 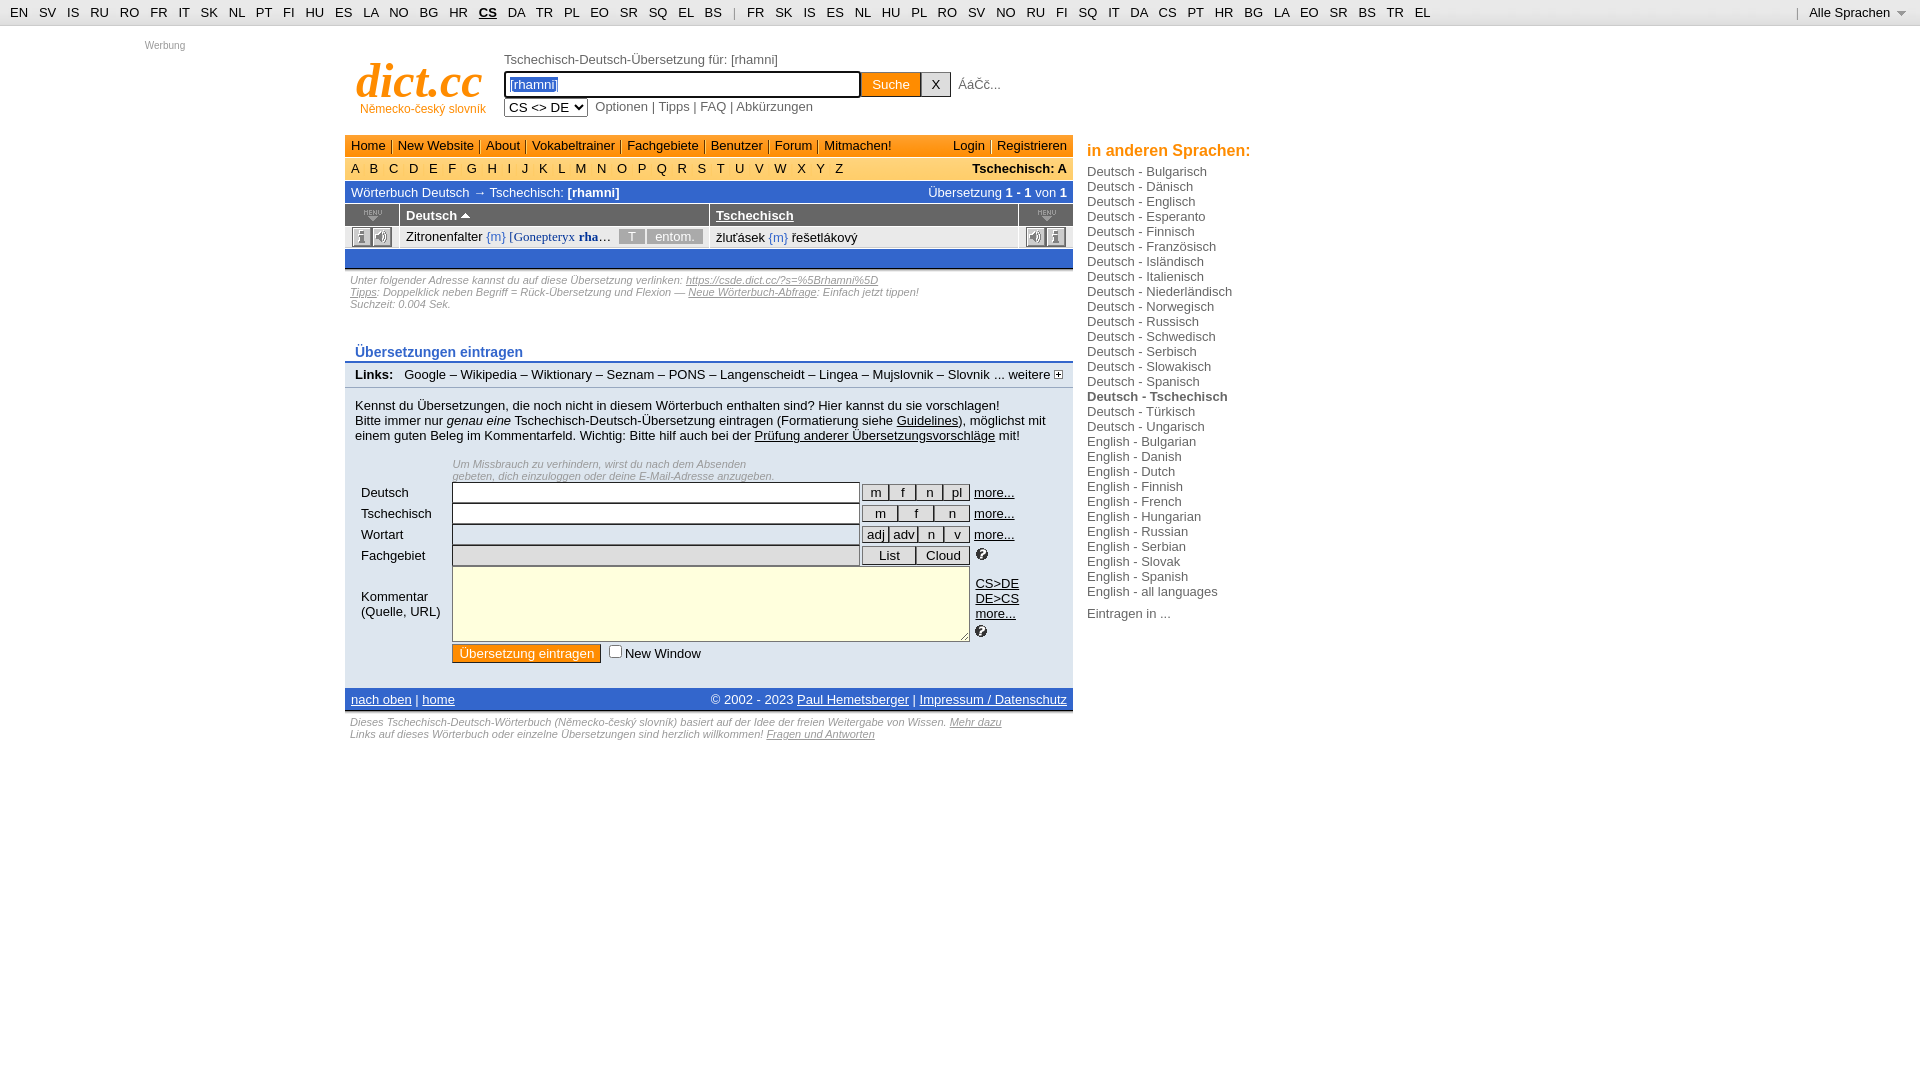 What do you see at coordinates (863, 12) in the screenshot?
I see `'NL'` at bounding box center [863, 12].